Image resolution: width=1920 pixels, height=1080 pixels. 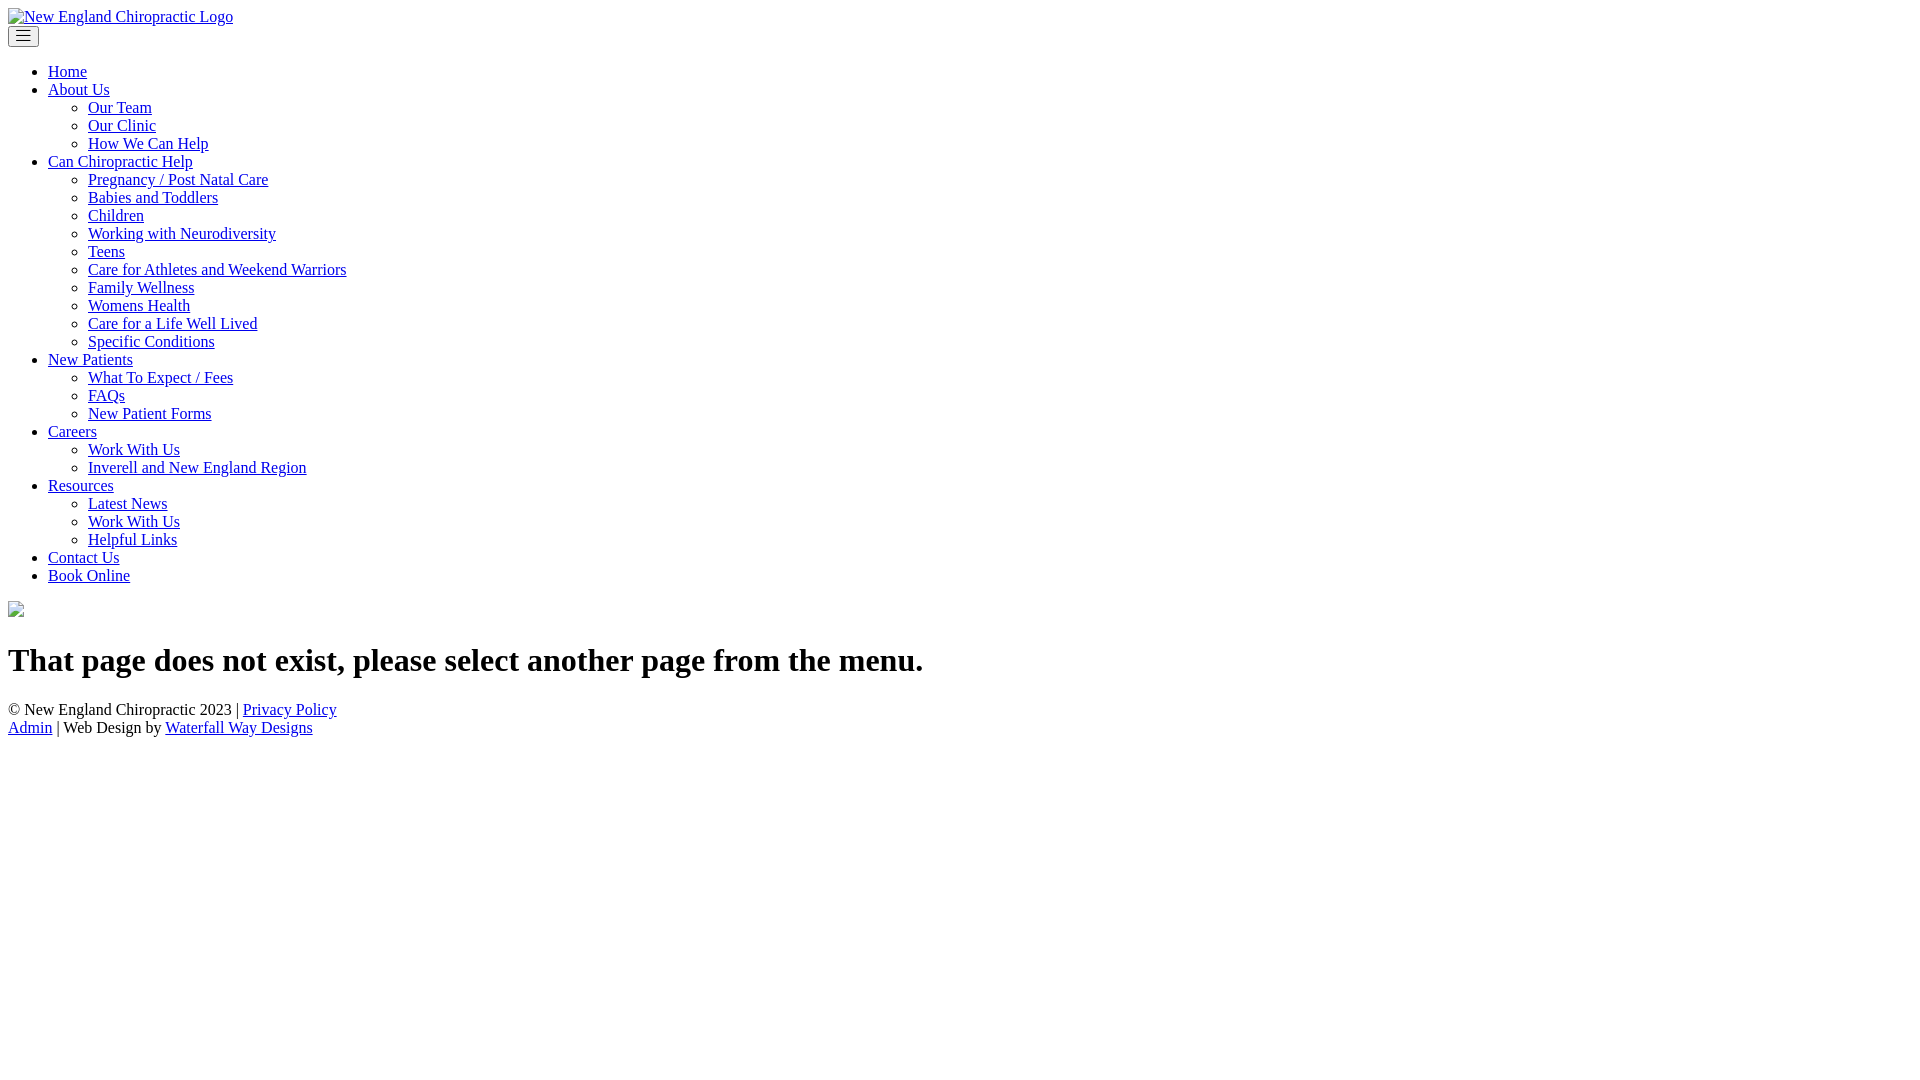 What do you see at coordinates (197, 467) in the screenshot?
I see `'Inverell and New England Region'` at bounding box center [197, 467].